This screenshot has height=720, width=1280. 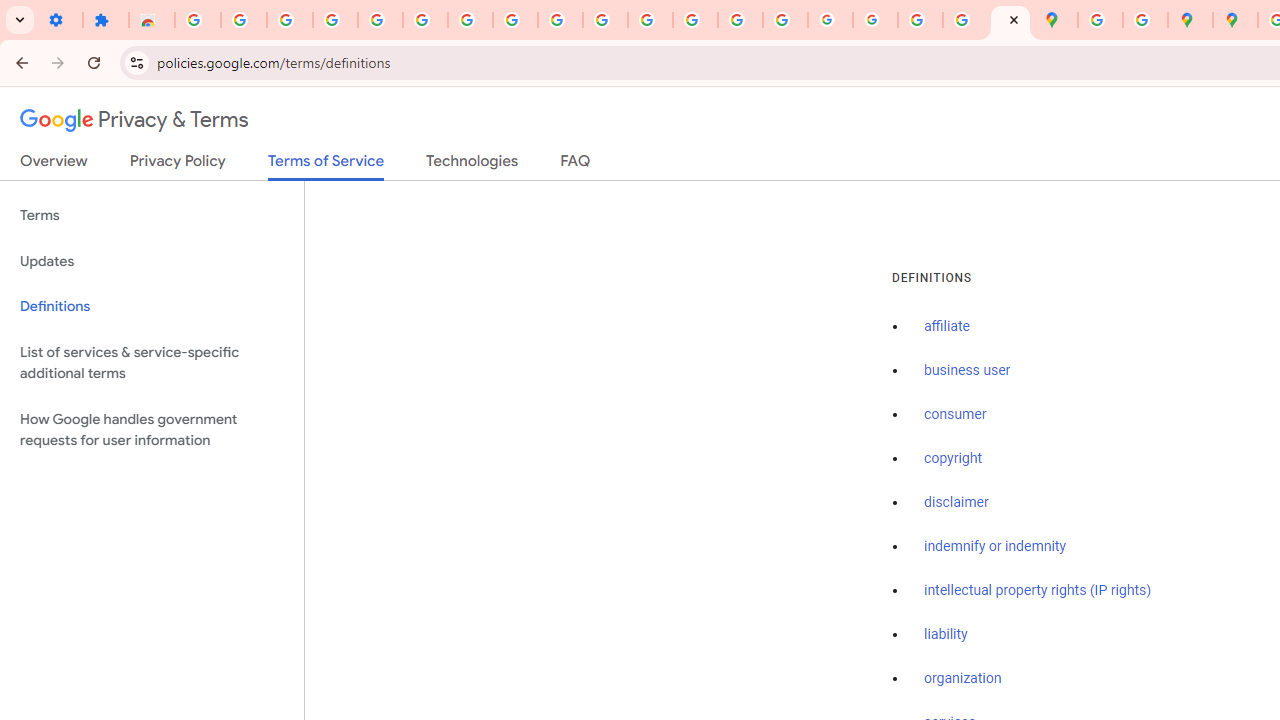 I want to click on 'https://scholar.google.com/', so click(x=650, y=20).